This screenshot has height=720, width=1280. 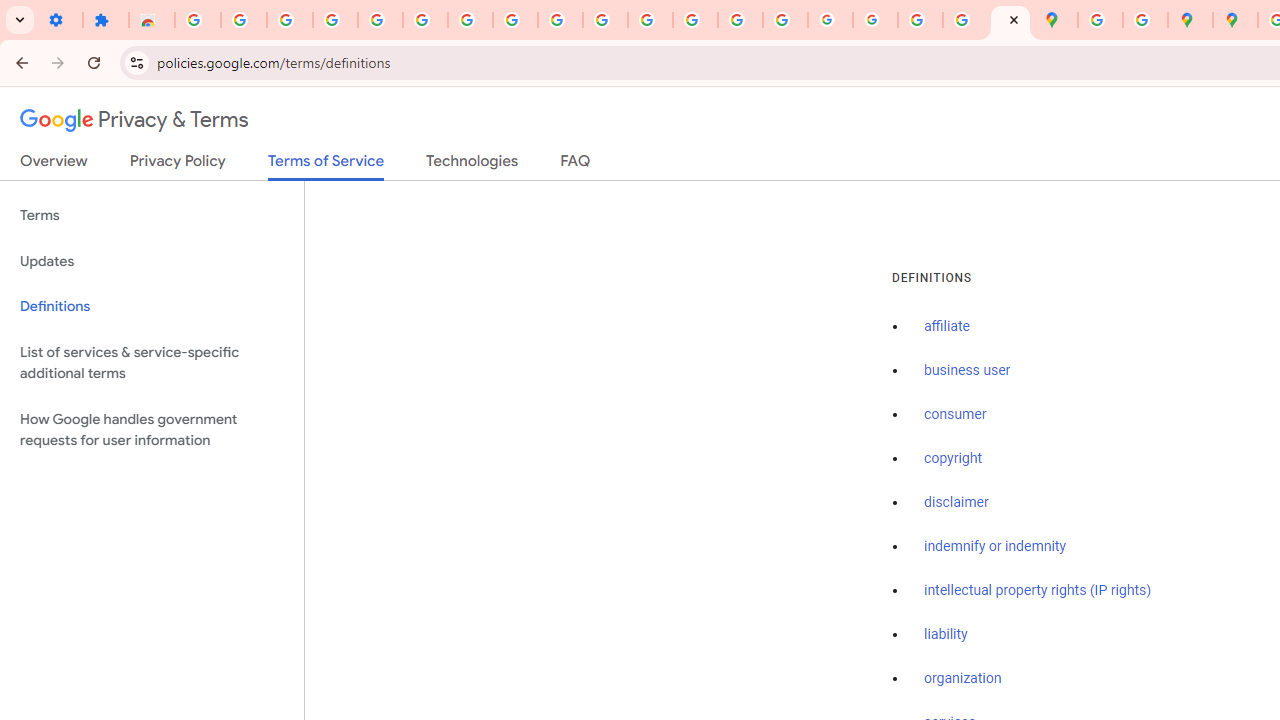 I want to click on 'https://scholar.google.com/', so click(x=650, y=20).